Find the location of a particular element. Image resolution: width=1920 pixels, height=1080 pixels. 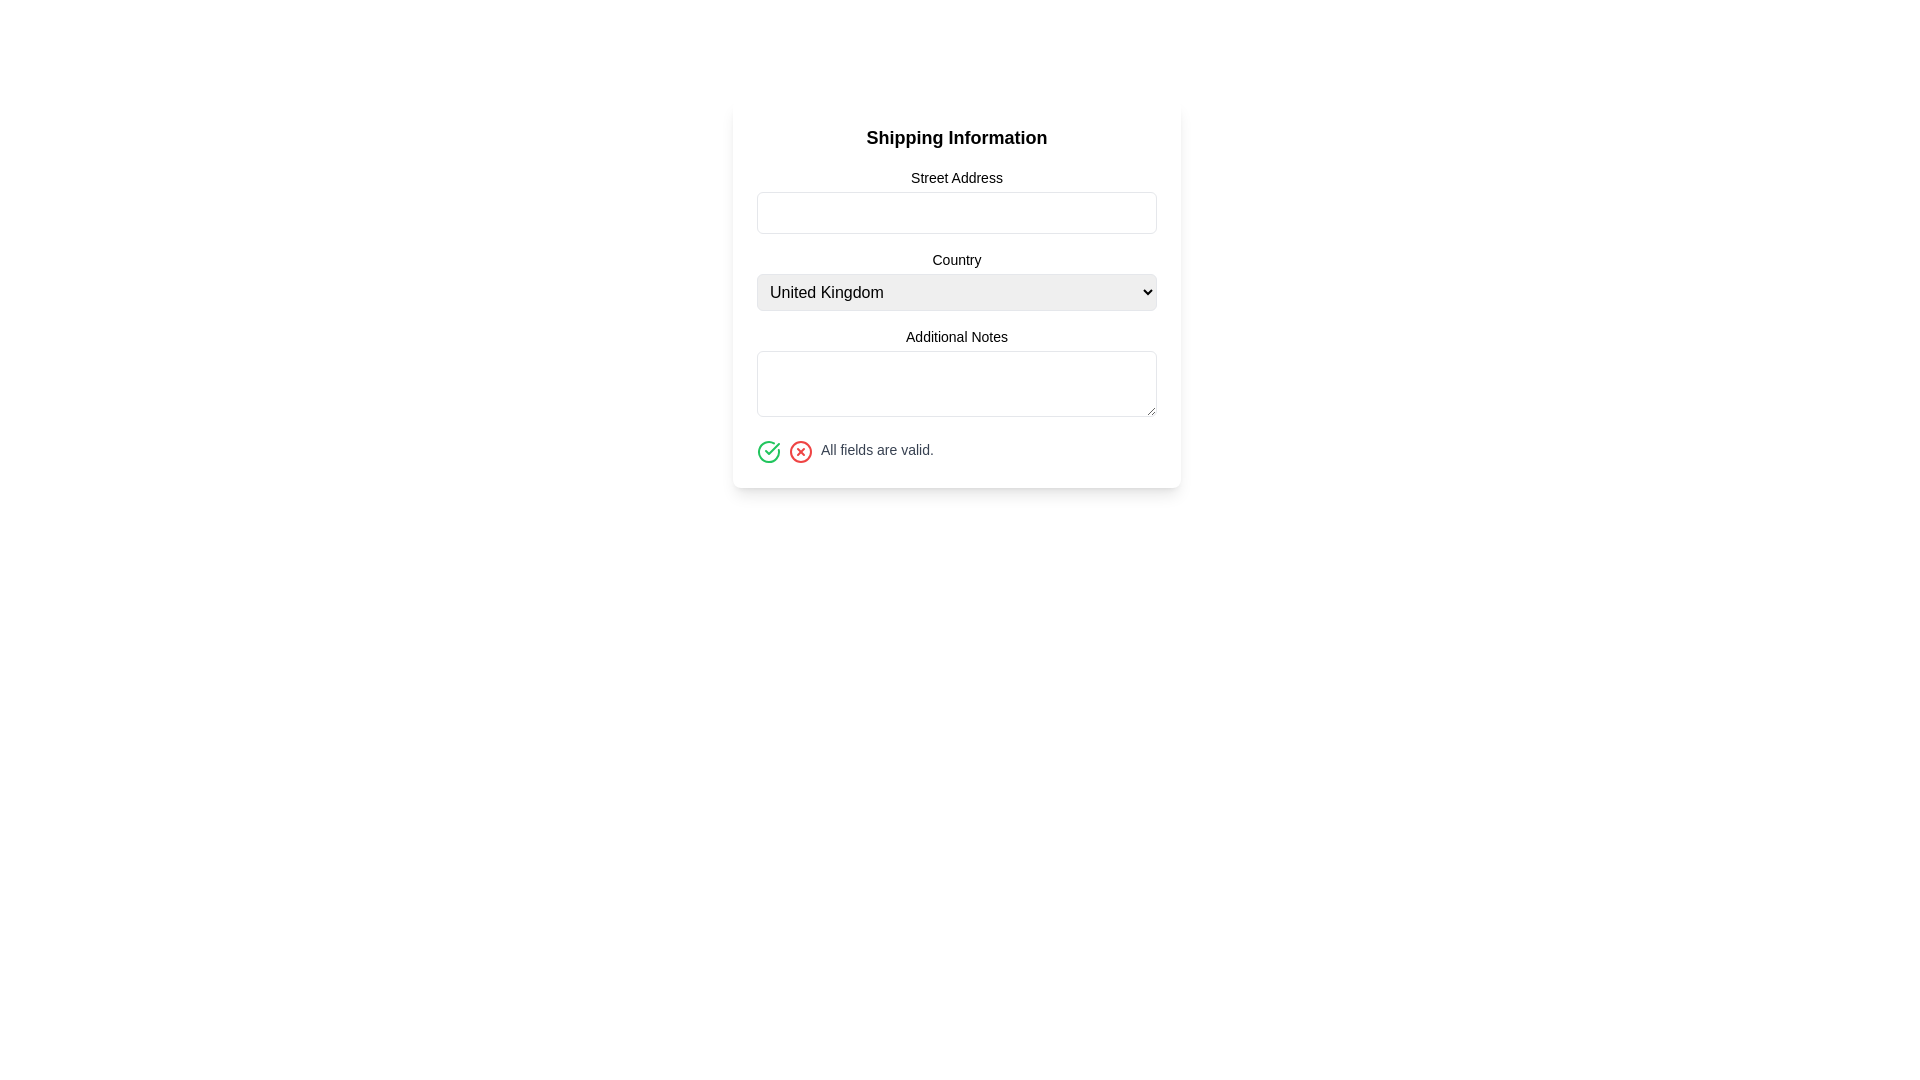

the dropdown menu for country selection is located at coordinates (955, 280).